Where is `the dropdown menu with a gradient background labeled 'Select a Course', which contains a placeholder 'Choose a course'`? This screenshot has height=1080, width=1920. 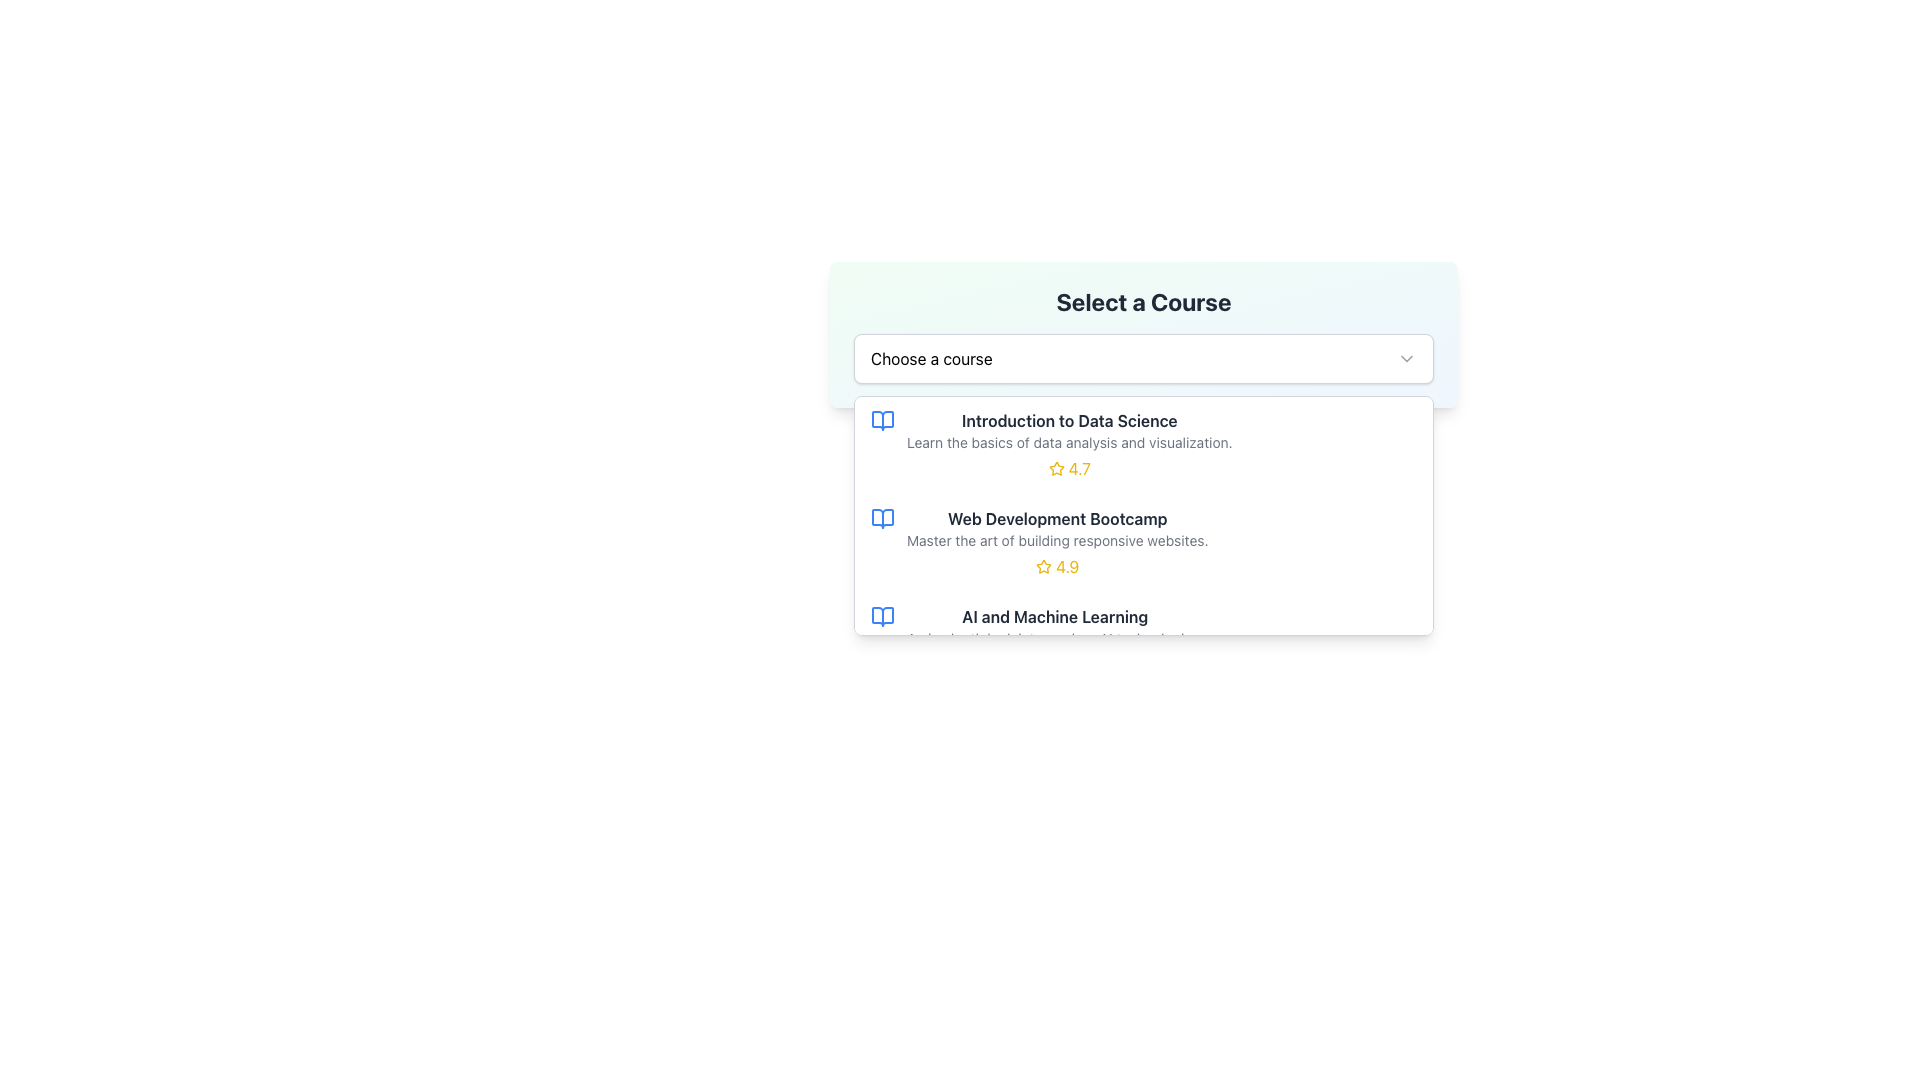
the dropdown menu with a gradient background labeled 'Select a Course', which contains a placeholder 'Choose a course' is located at coordinates (1143, 334).